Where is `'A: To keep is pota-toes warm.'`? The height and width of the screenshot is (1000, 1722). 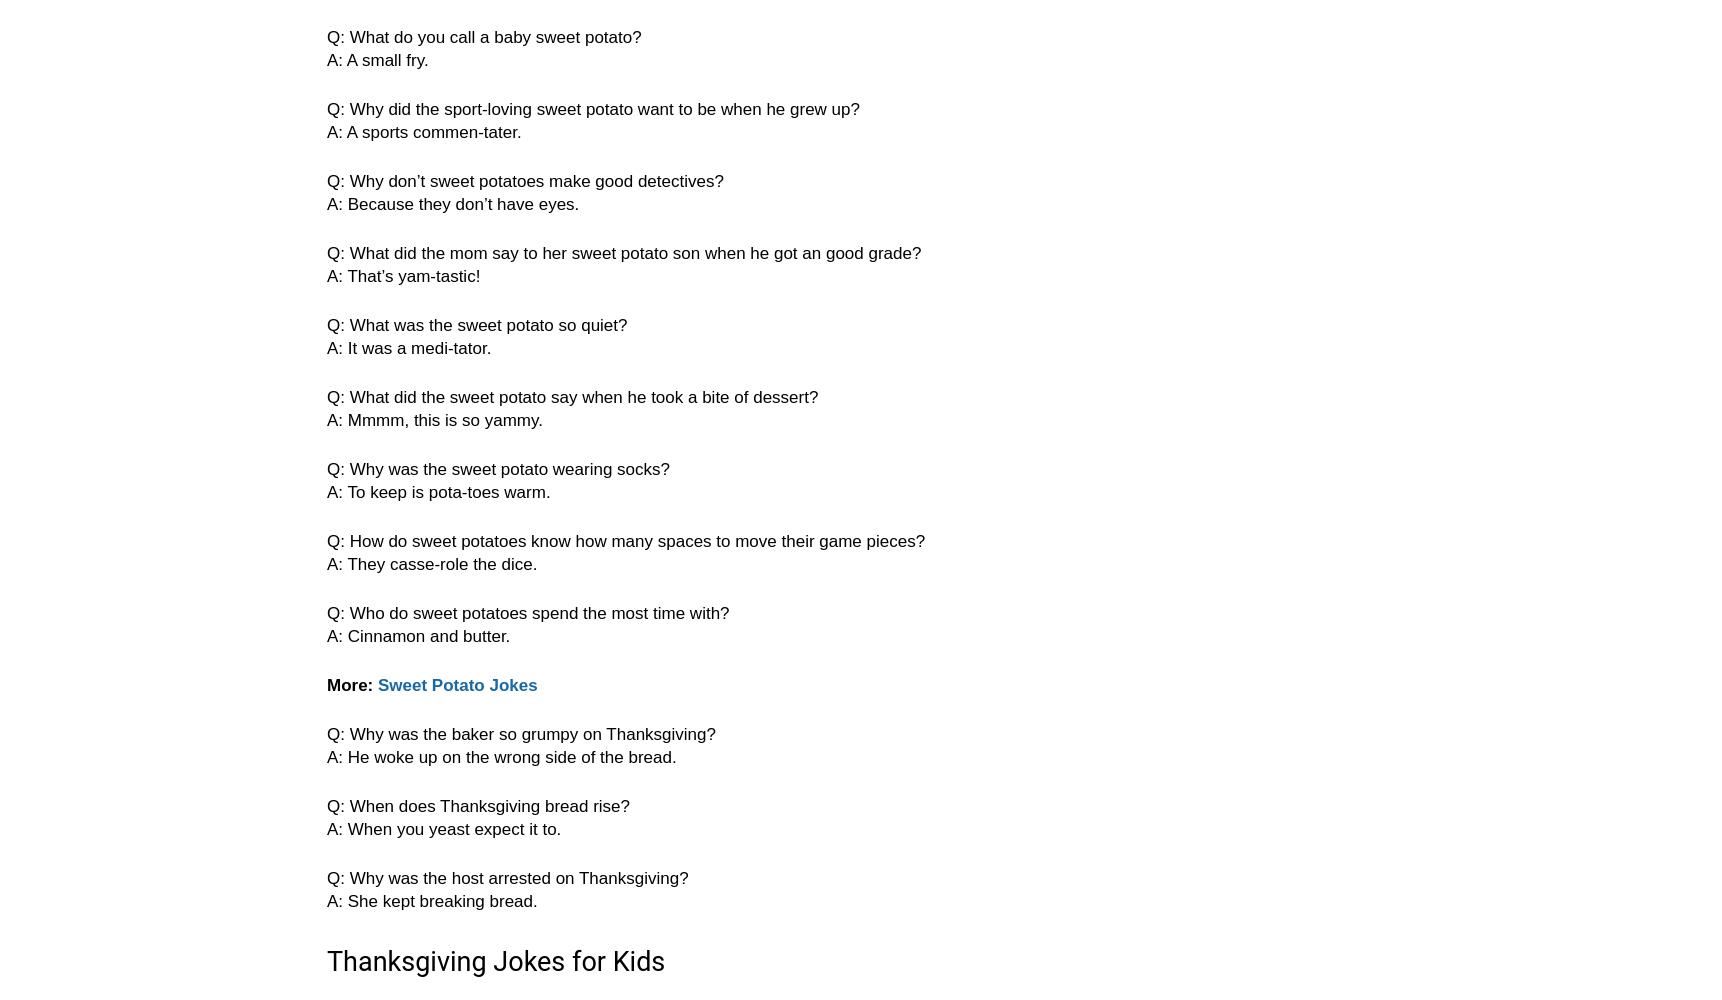 'A: To keep is pota-toes warm.' is located at coordinates (437, 491).